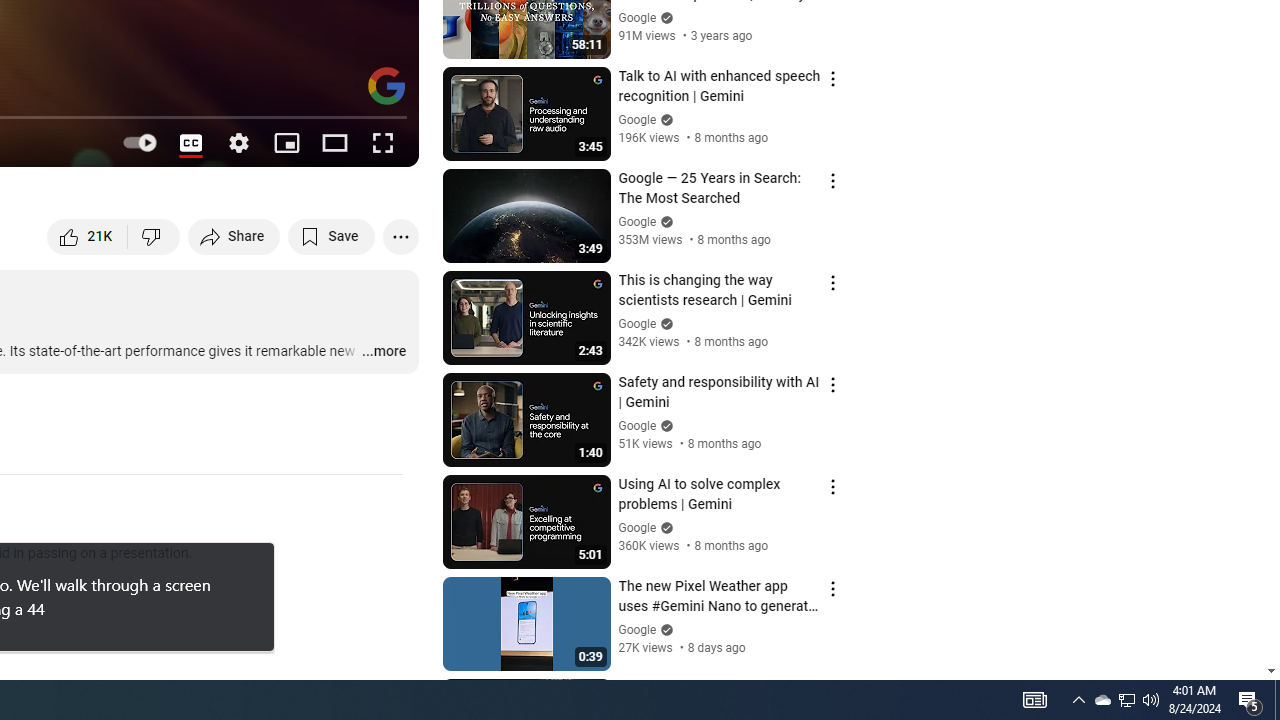 The width and height of the screenshot is (1280, 720). I want to click on 'Verified', so click(664, 628).